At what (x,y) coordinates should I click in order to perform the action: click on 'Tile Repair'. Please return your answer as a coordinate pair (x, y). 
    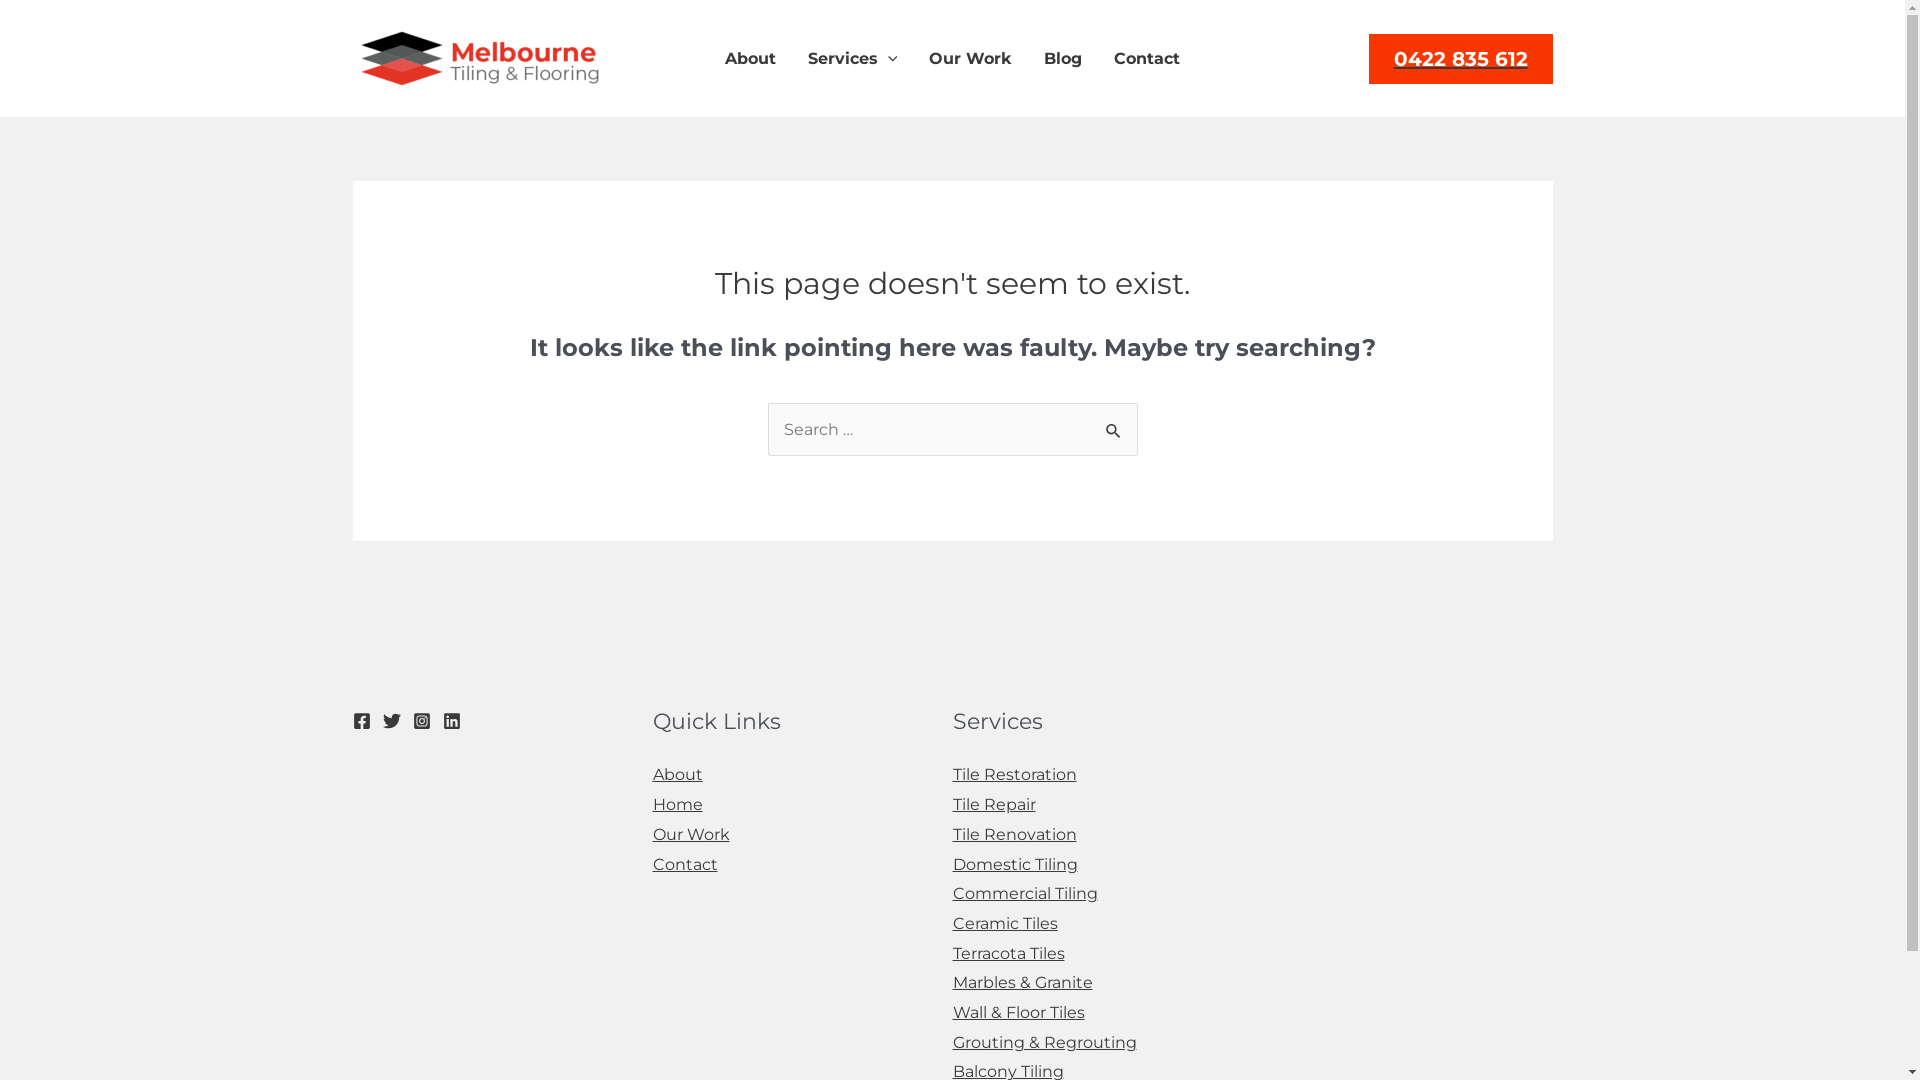
    Looking at the image, I should click on (993, 803).